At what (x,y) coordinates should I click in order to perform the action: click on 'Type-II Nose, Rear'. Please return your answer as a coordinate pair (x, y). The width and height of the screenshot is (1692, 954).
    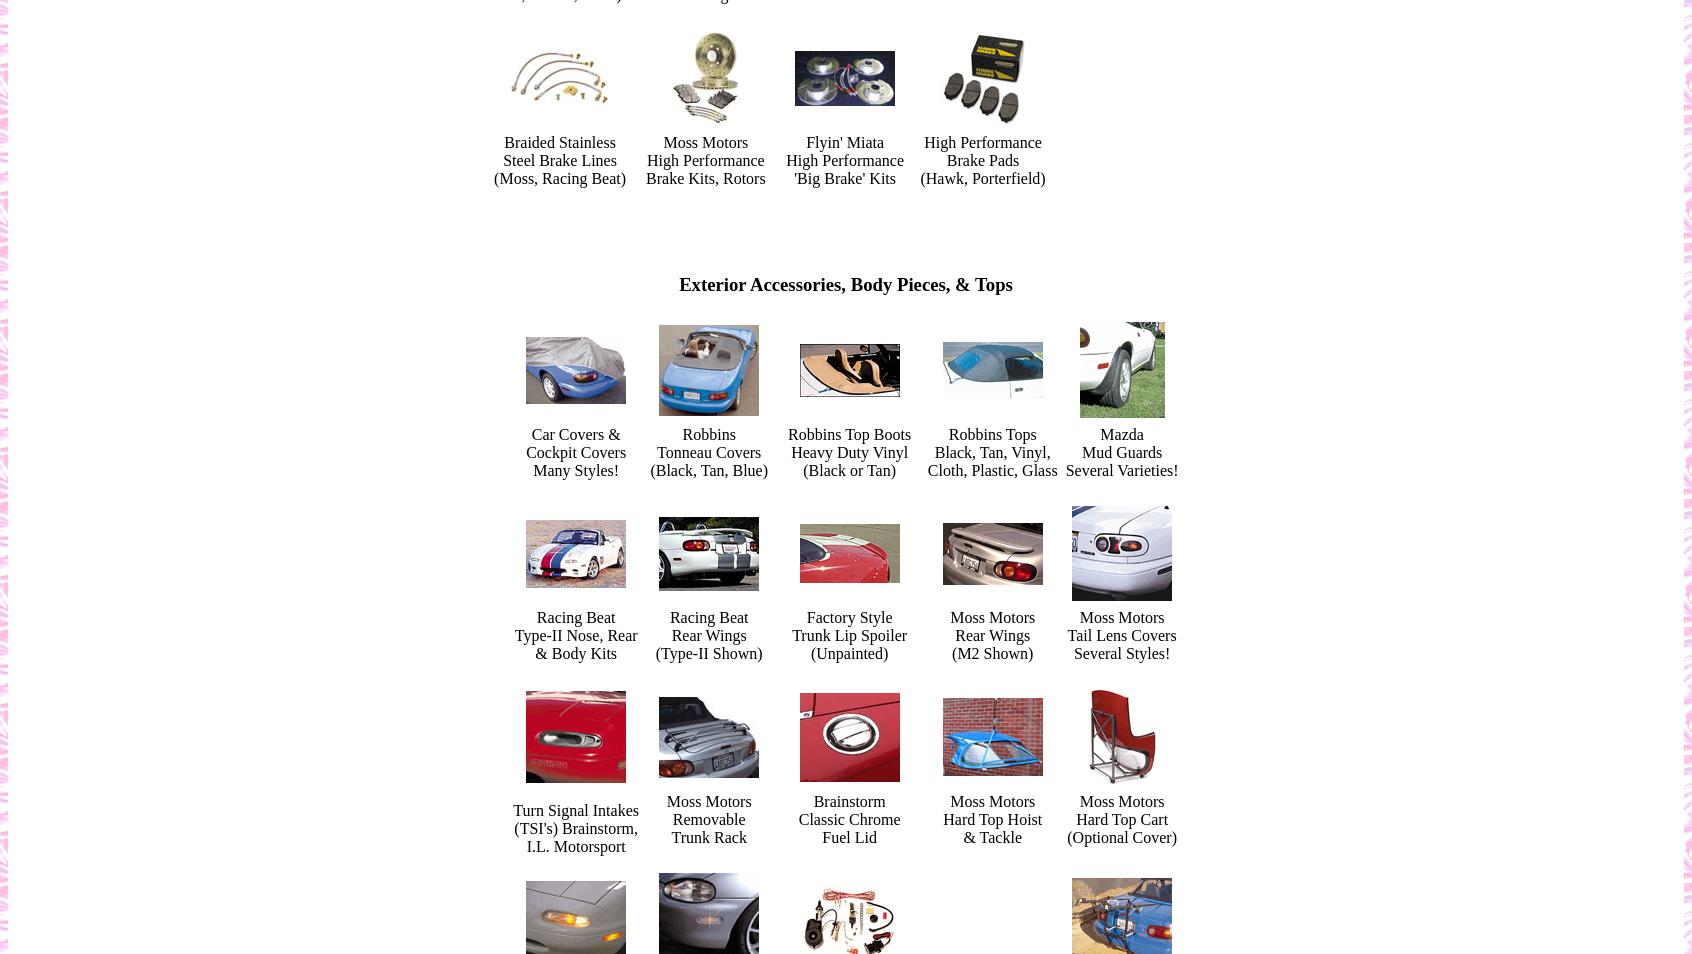
    Looking at the image, I should click on (574, 634).